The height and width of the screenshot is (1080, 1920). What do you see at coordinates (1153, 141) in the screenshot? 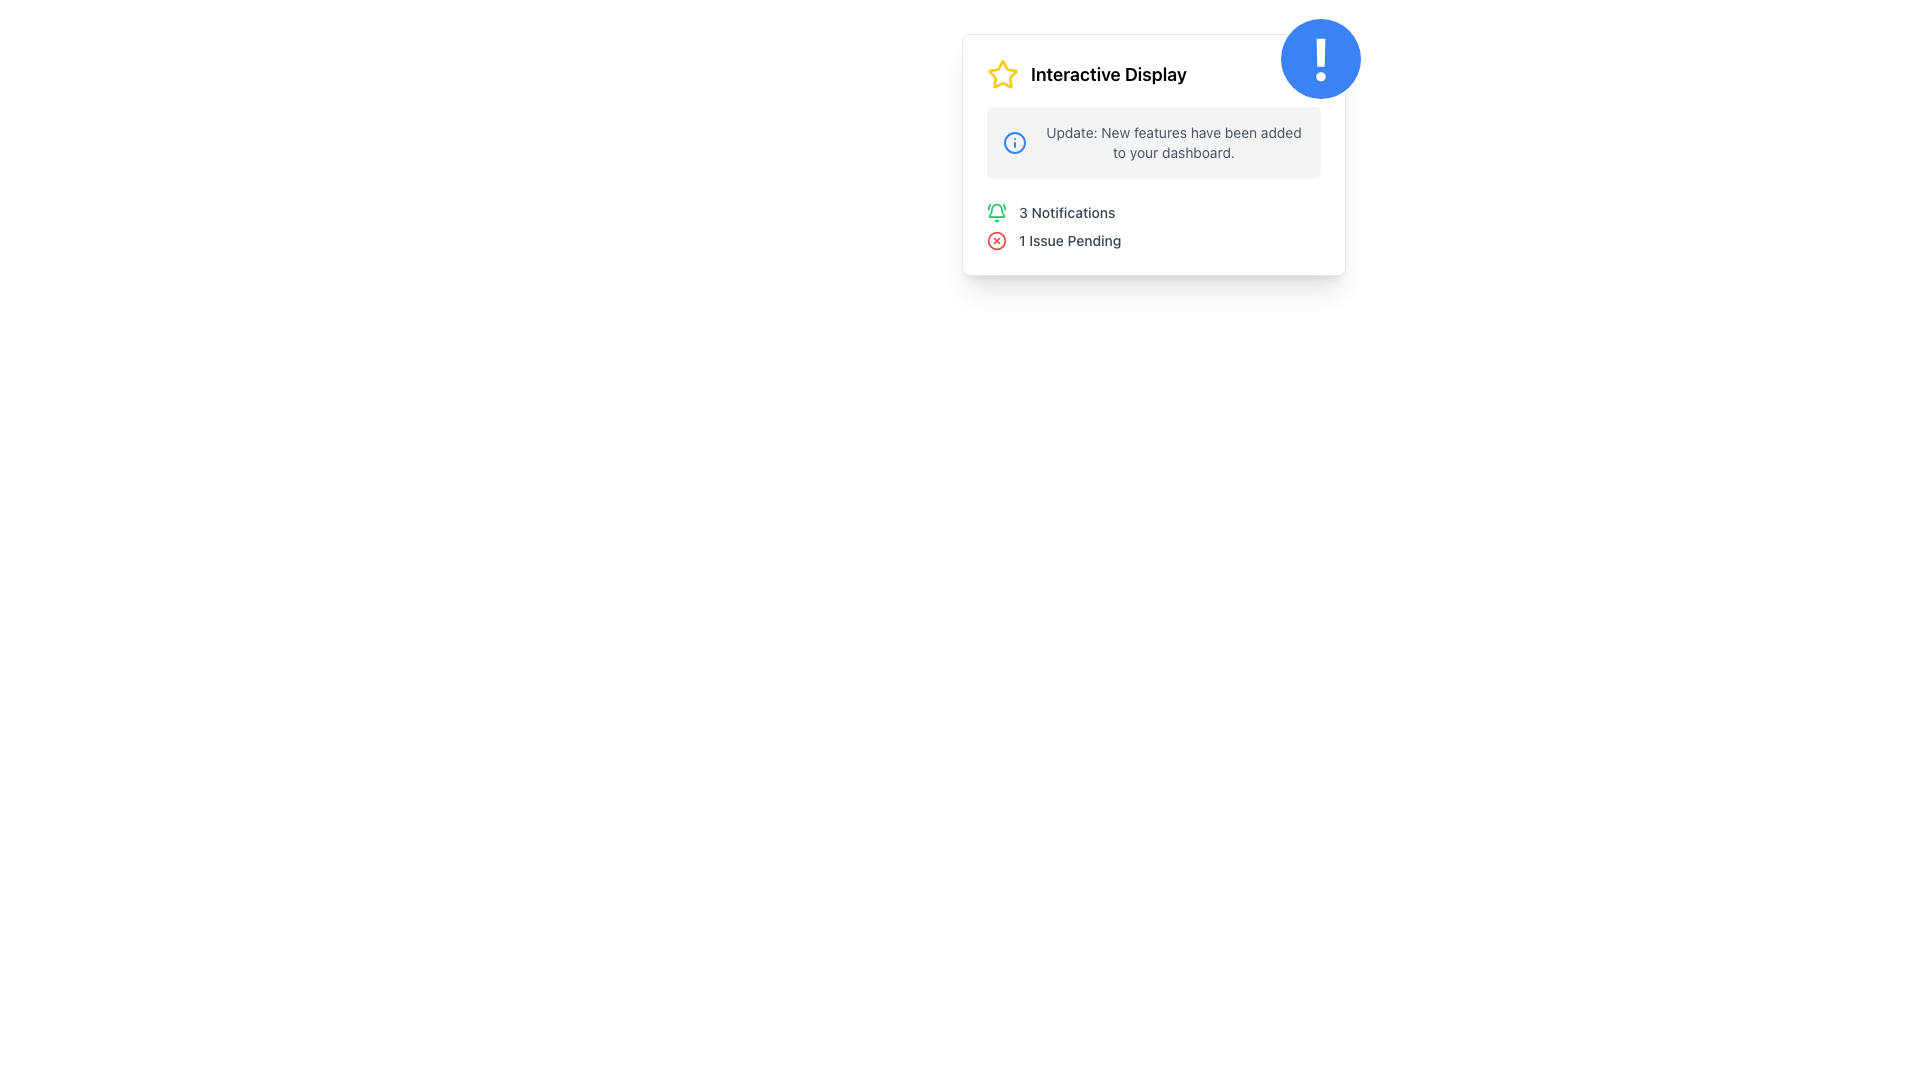
I see `the Notification Box containing the blue information icon and the text 'Update: New features have been added to your dashboard.'` at bounding box center [1153, 141].